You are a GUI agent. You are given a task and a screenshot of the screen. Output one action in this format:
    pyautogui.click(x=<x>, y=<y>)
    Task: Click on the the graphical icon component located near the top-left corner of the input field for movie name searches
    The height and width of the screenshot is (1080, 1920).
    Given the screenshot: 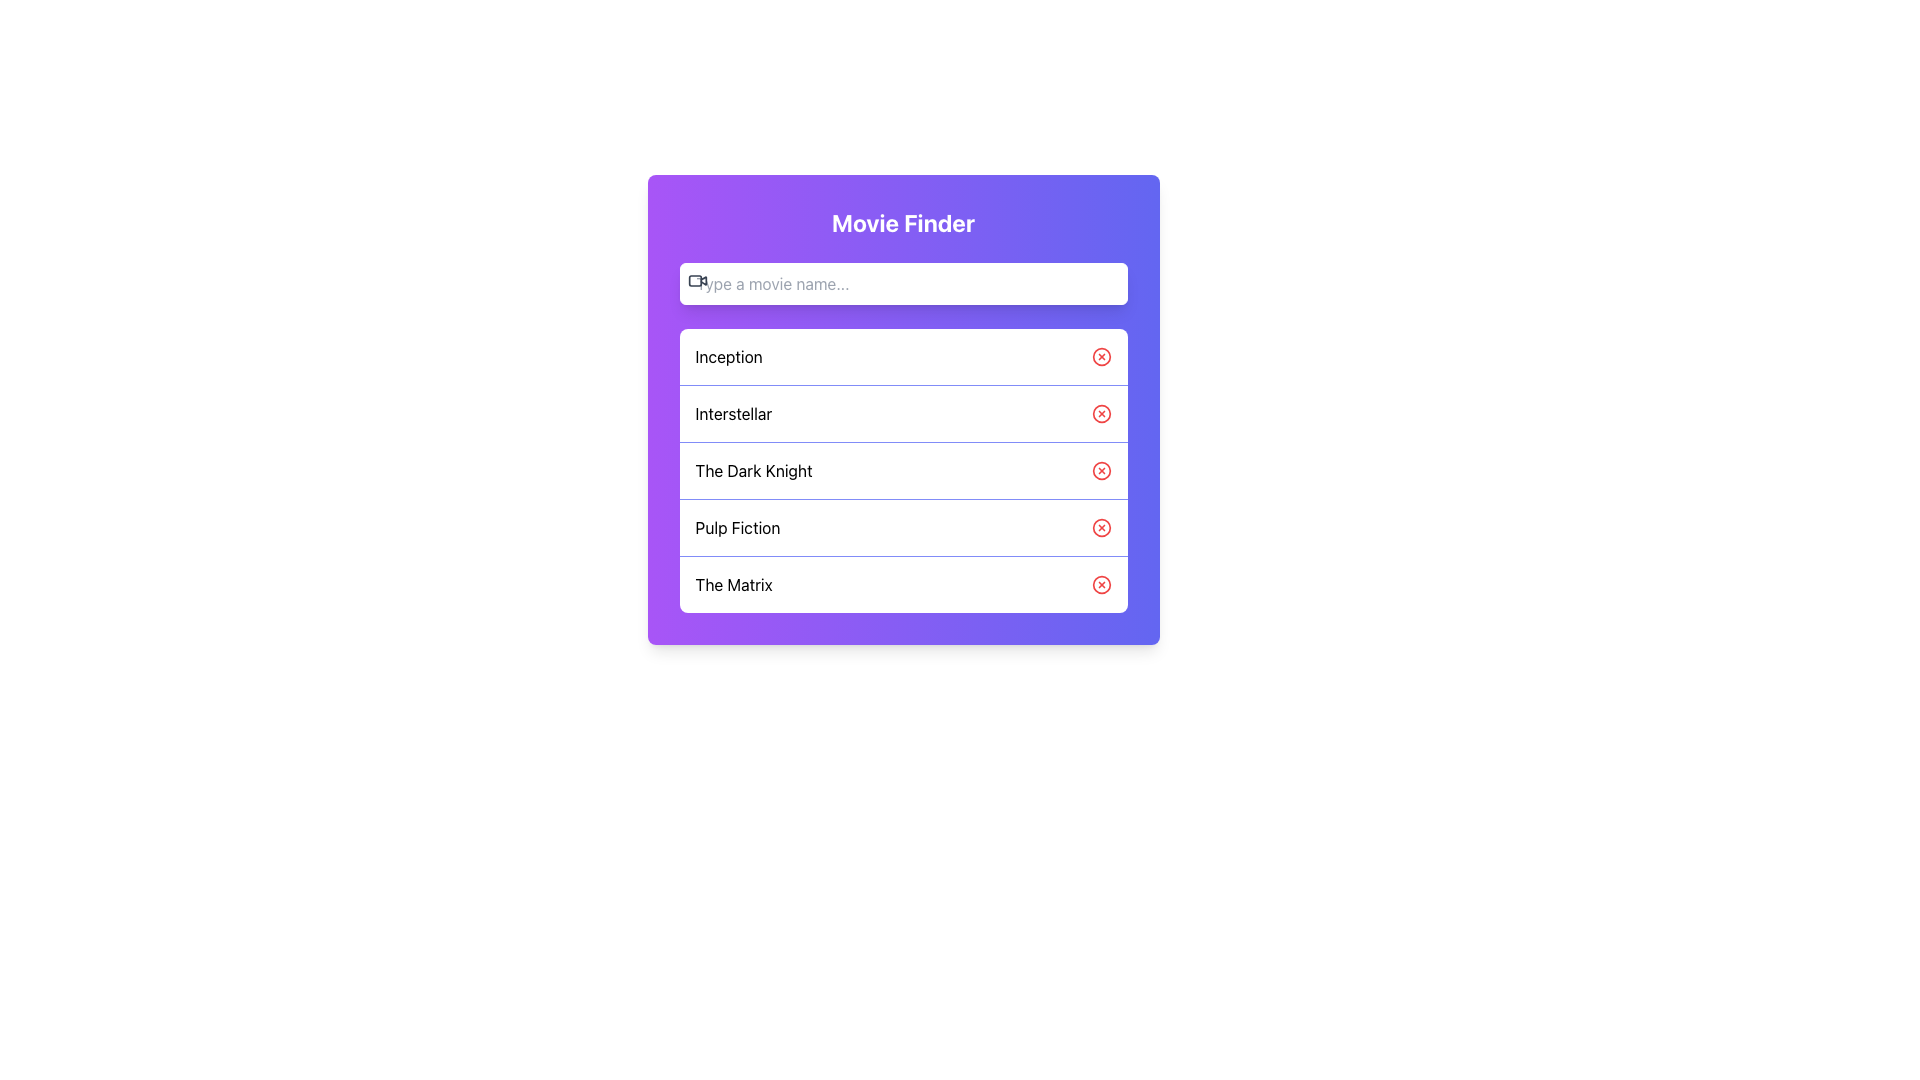 What is the action you would take?
    pyautogui.click(x=695, y=281)
    